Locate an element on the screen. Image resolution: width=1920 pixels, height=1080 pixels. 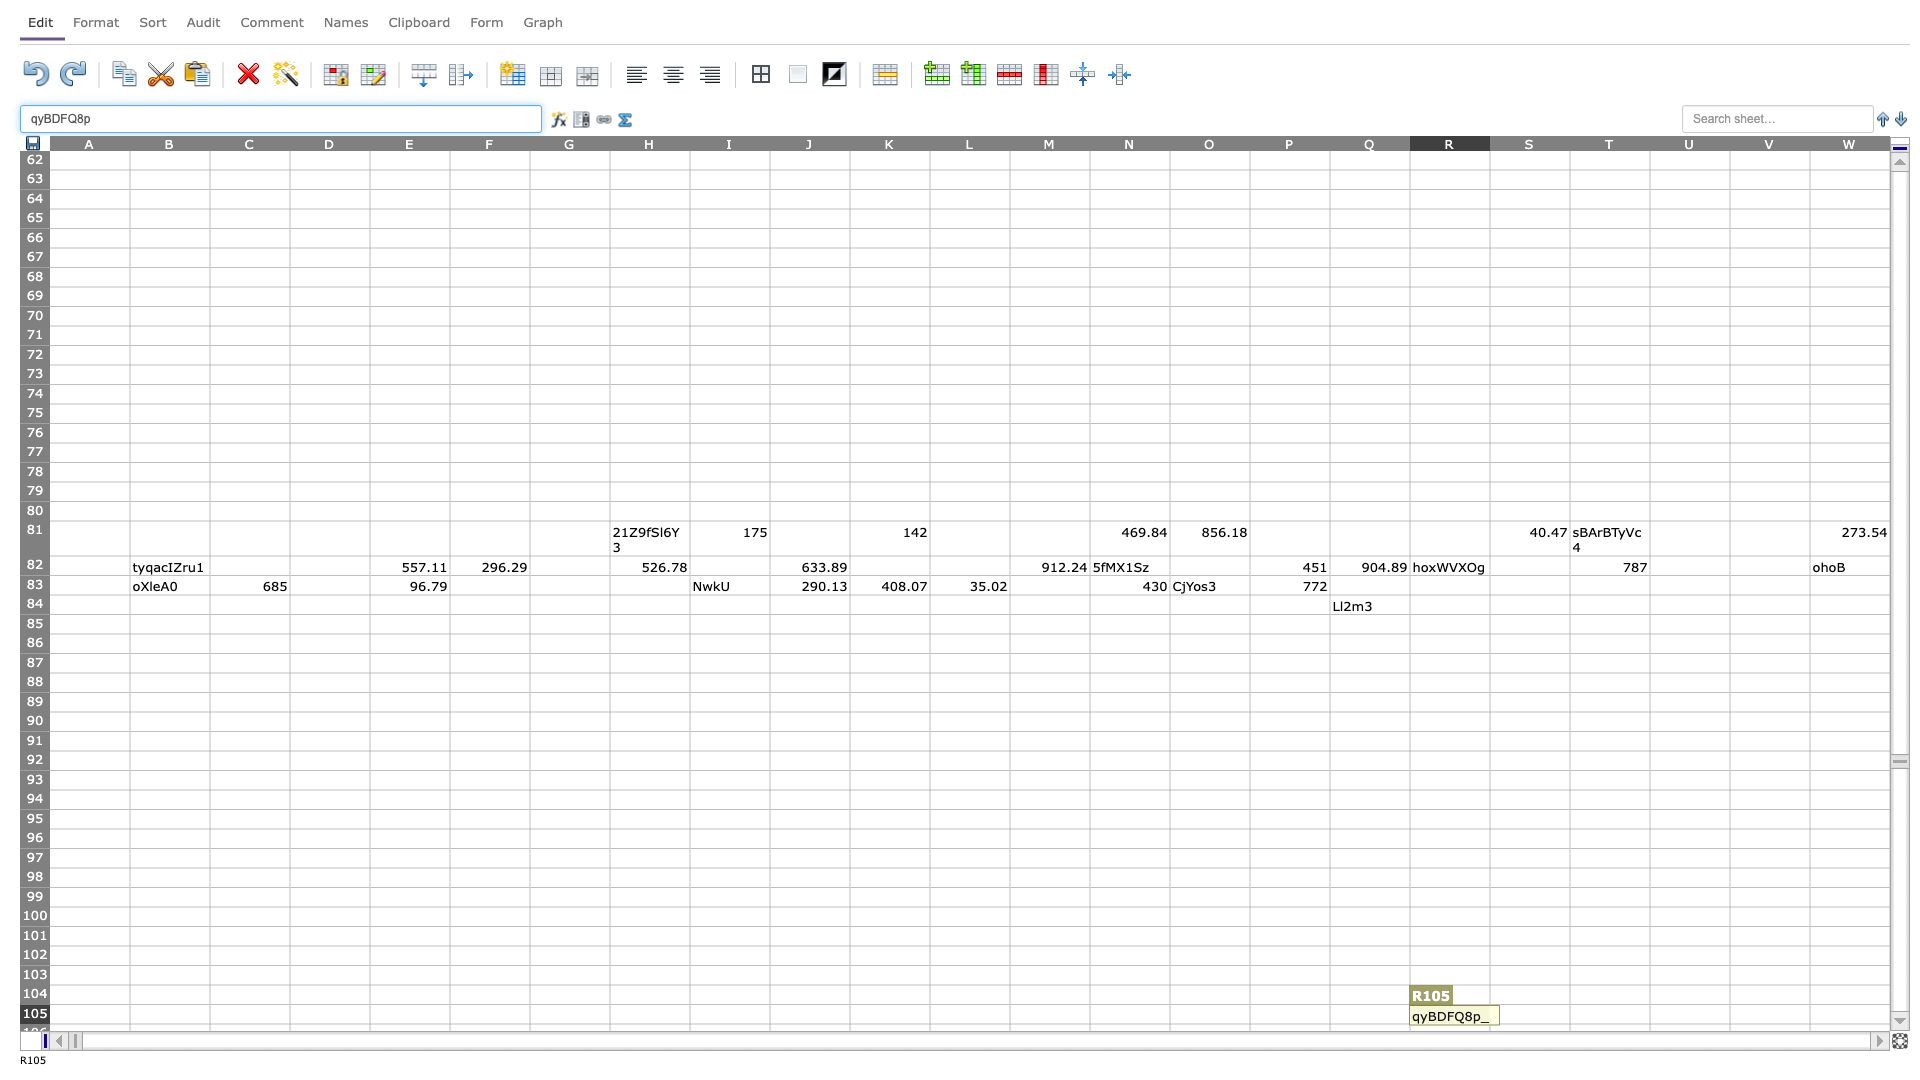
Right edge of S-105 is located at coordinates (1568, 1014).